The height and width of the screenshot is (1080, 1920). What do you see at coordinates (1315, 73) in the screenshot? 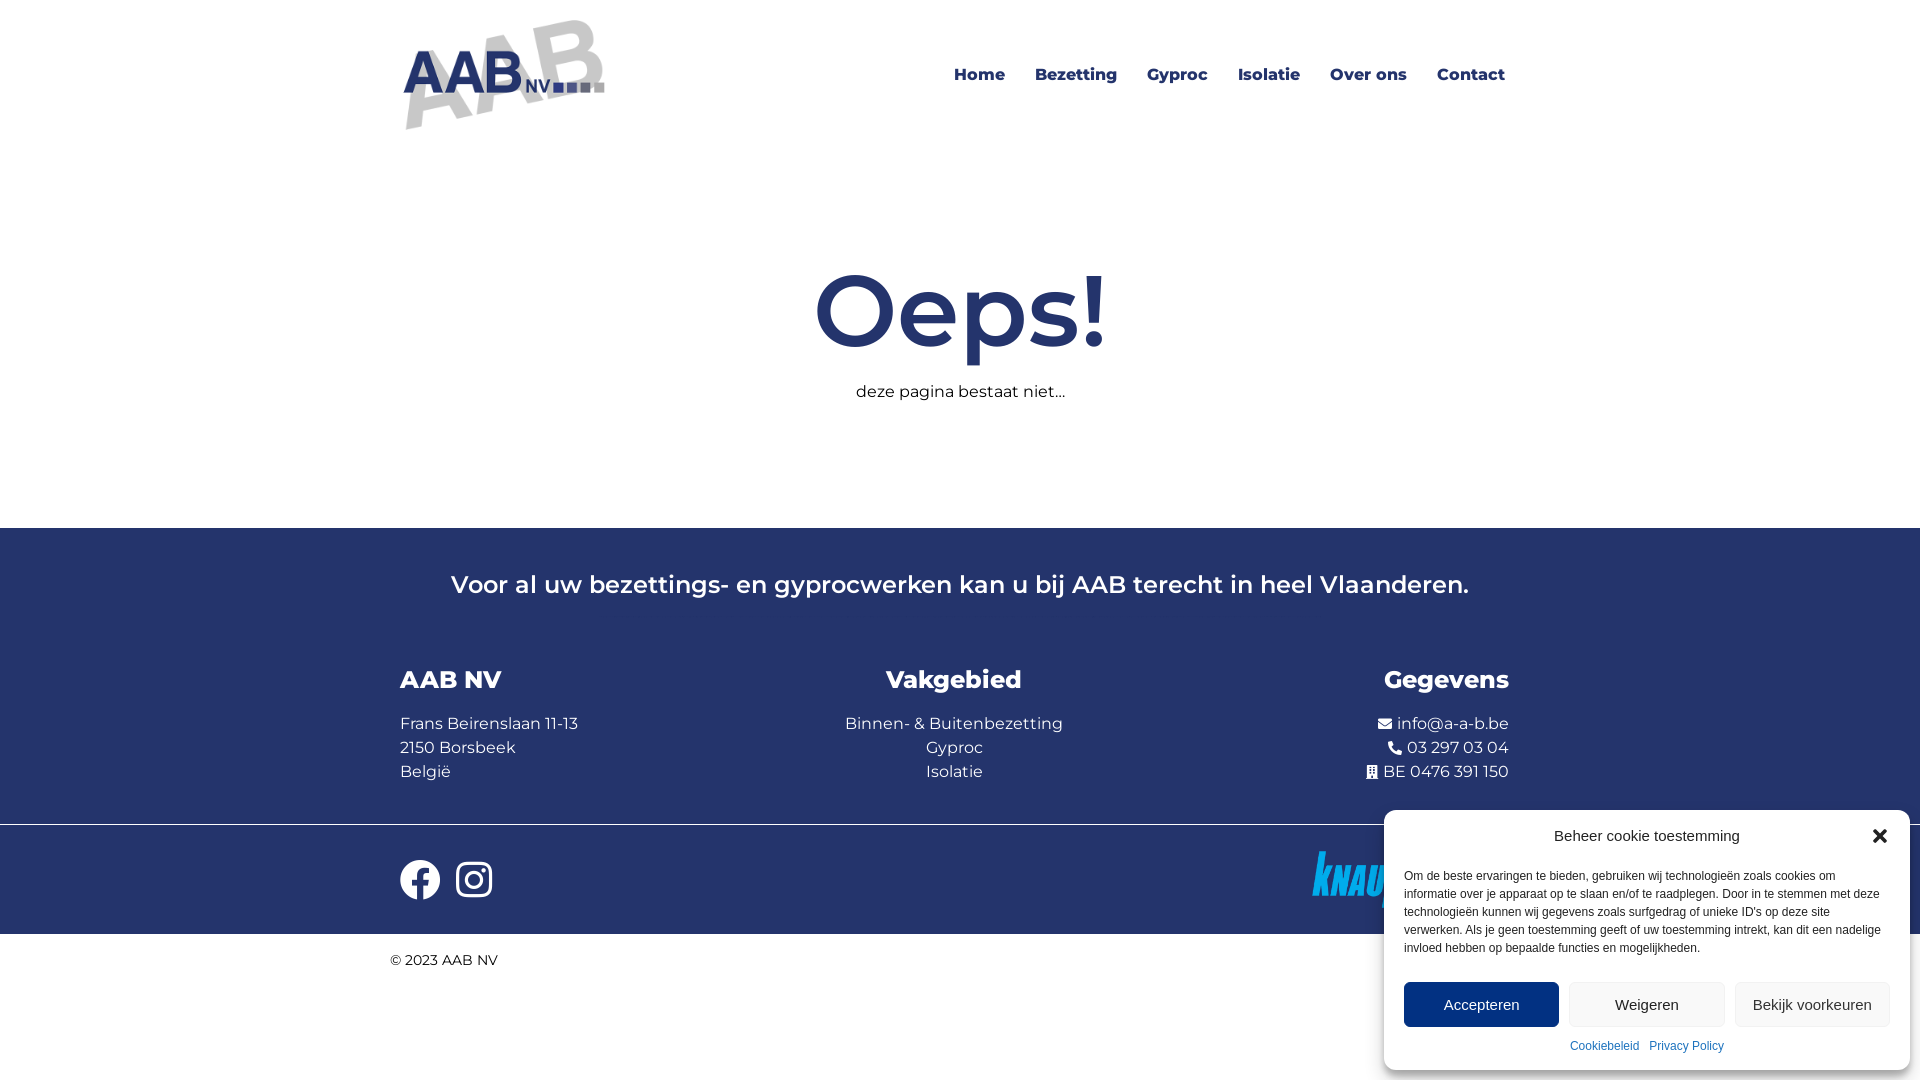
I see `'Over ons'` at bounding box center [1315, 73].